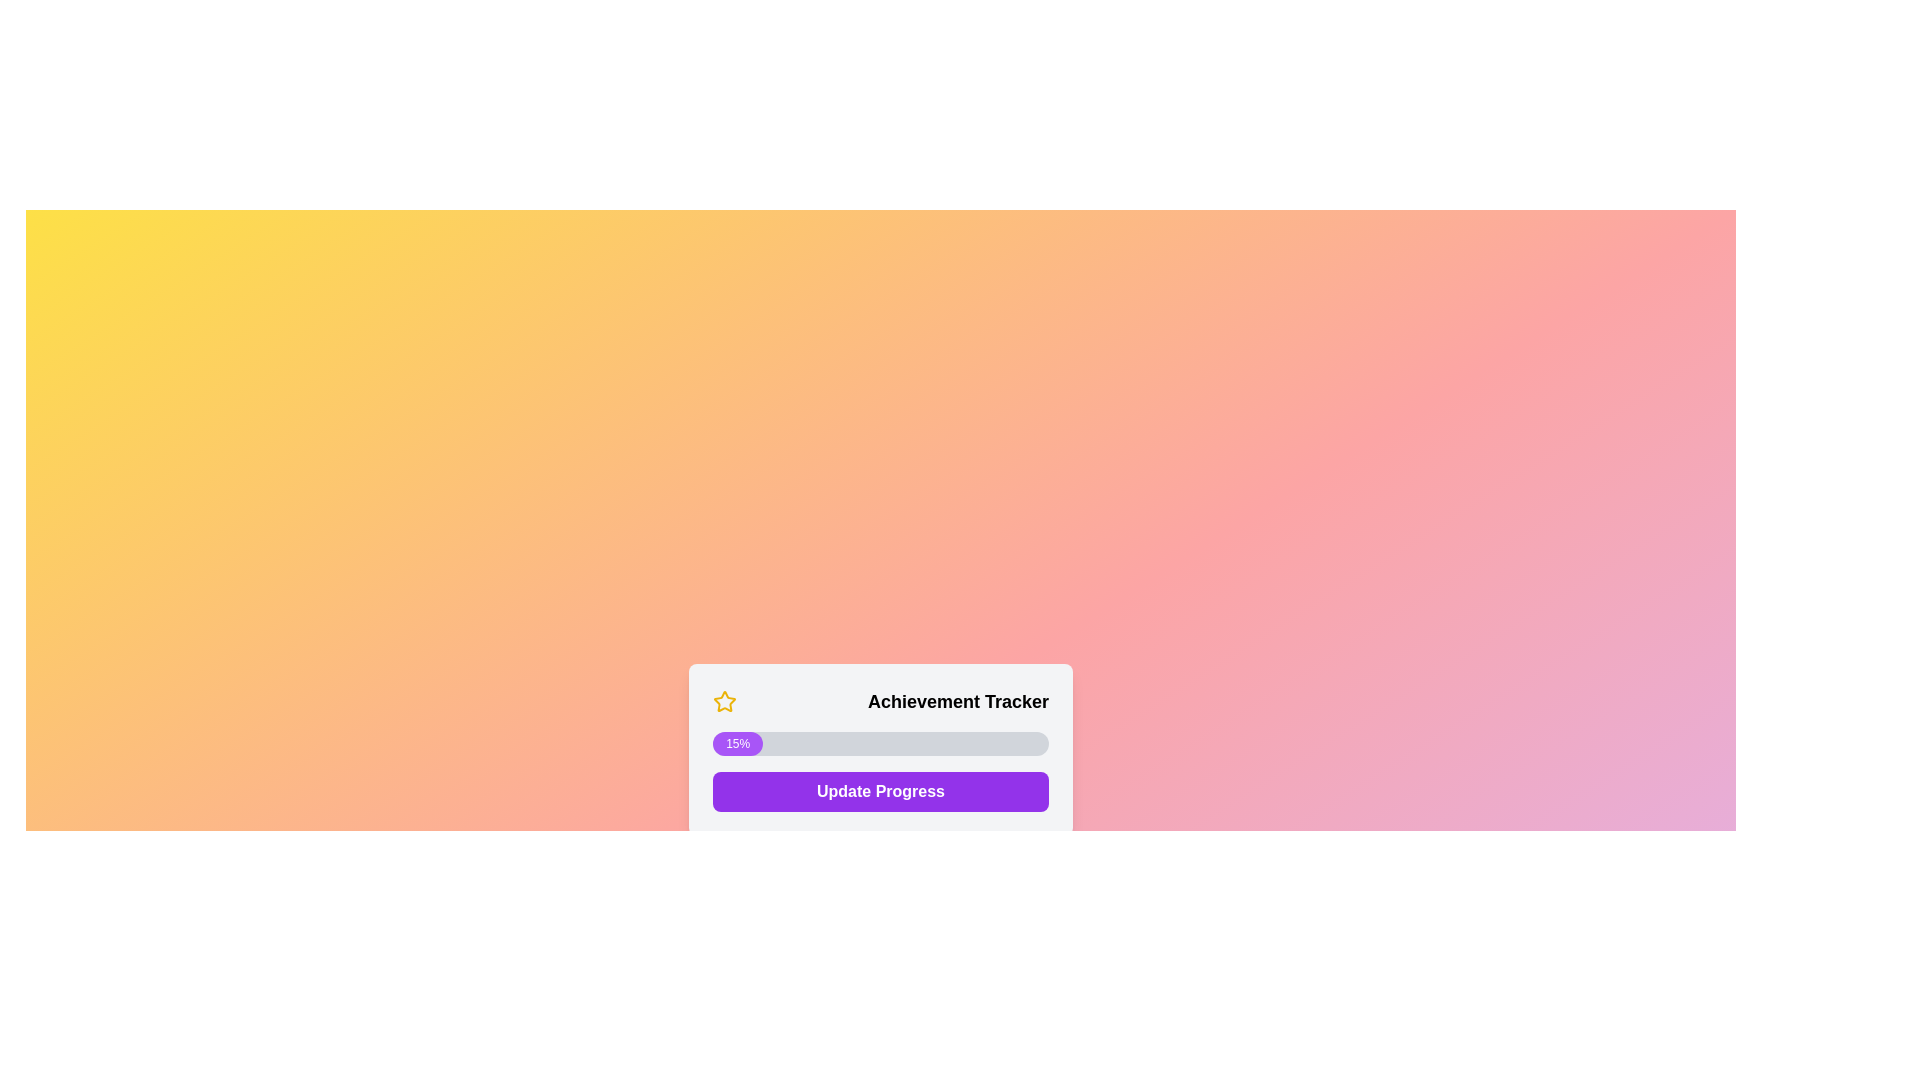 The width and height of the screenshot is (1920, 1080). What do you see at coordinates (723, 701) in the screenshot?
I see `the star icon that serves as a decorative or status indicator for the achievement tracking feature, located at the left end of the horizontal arrangement` at bounding box center [723, 701].